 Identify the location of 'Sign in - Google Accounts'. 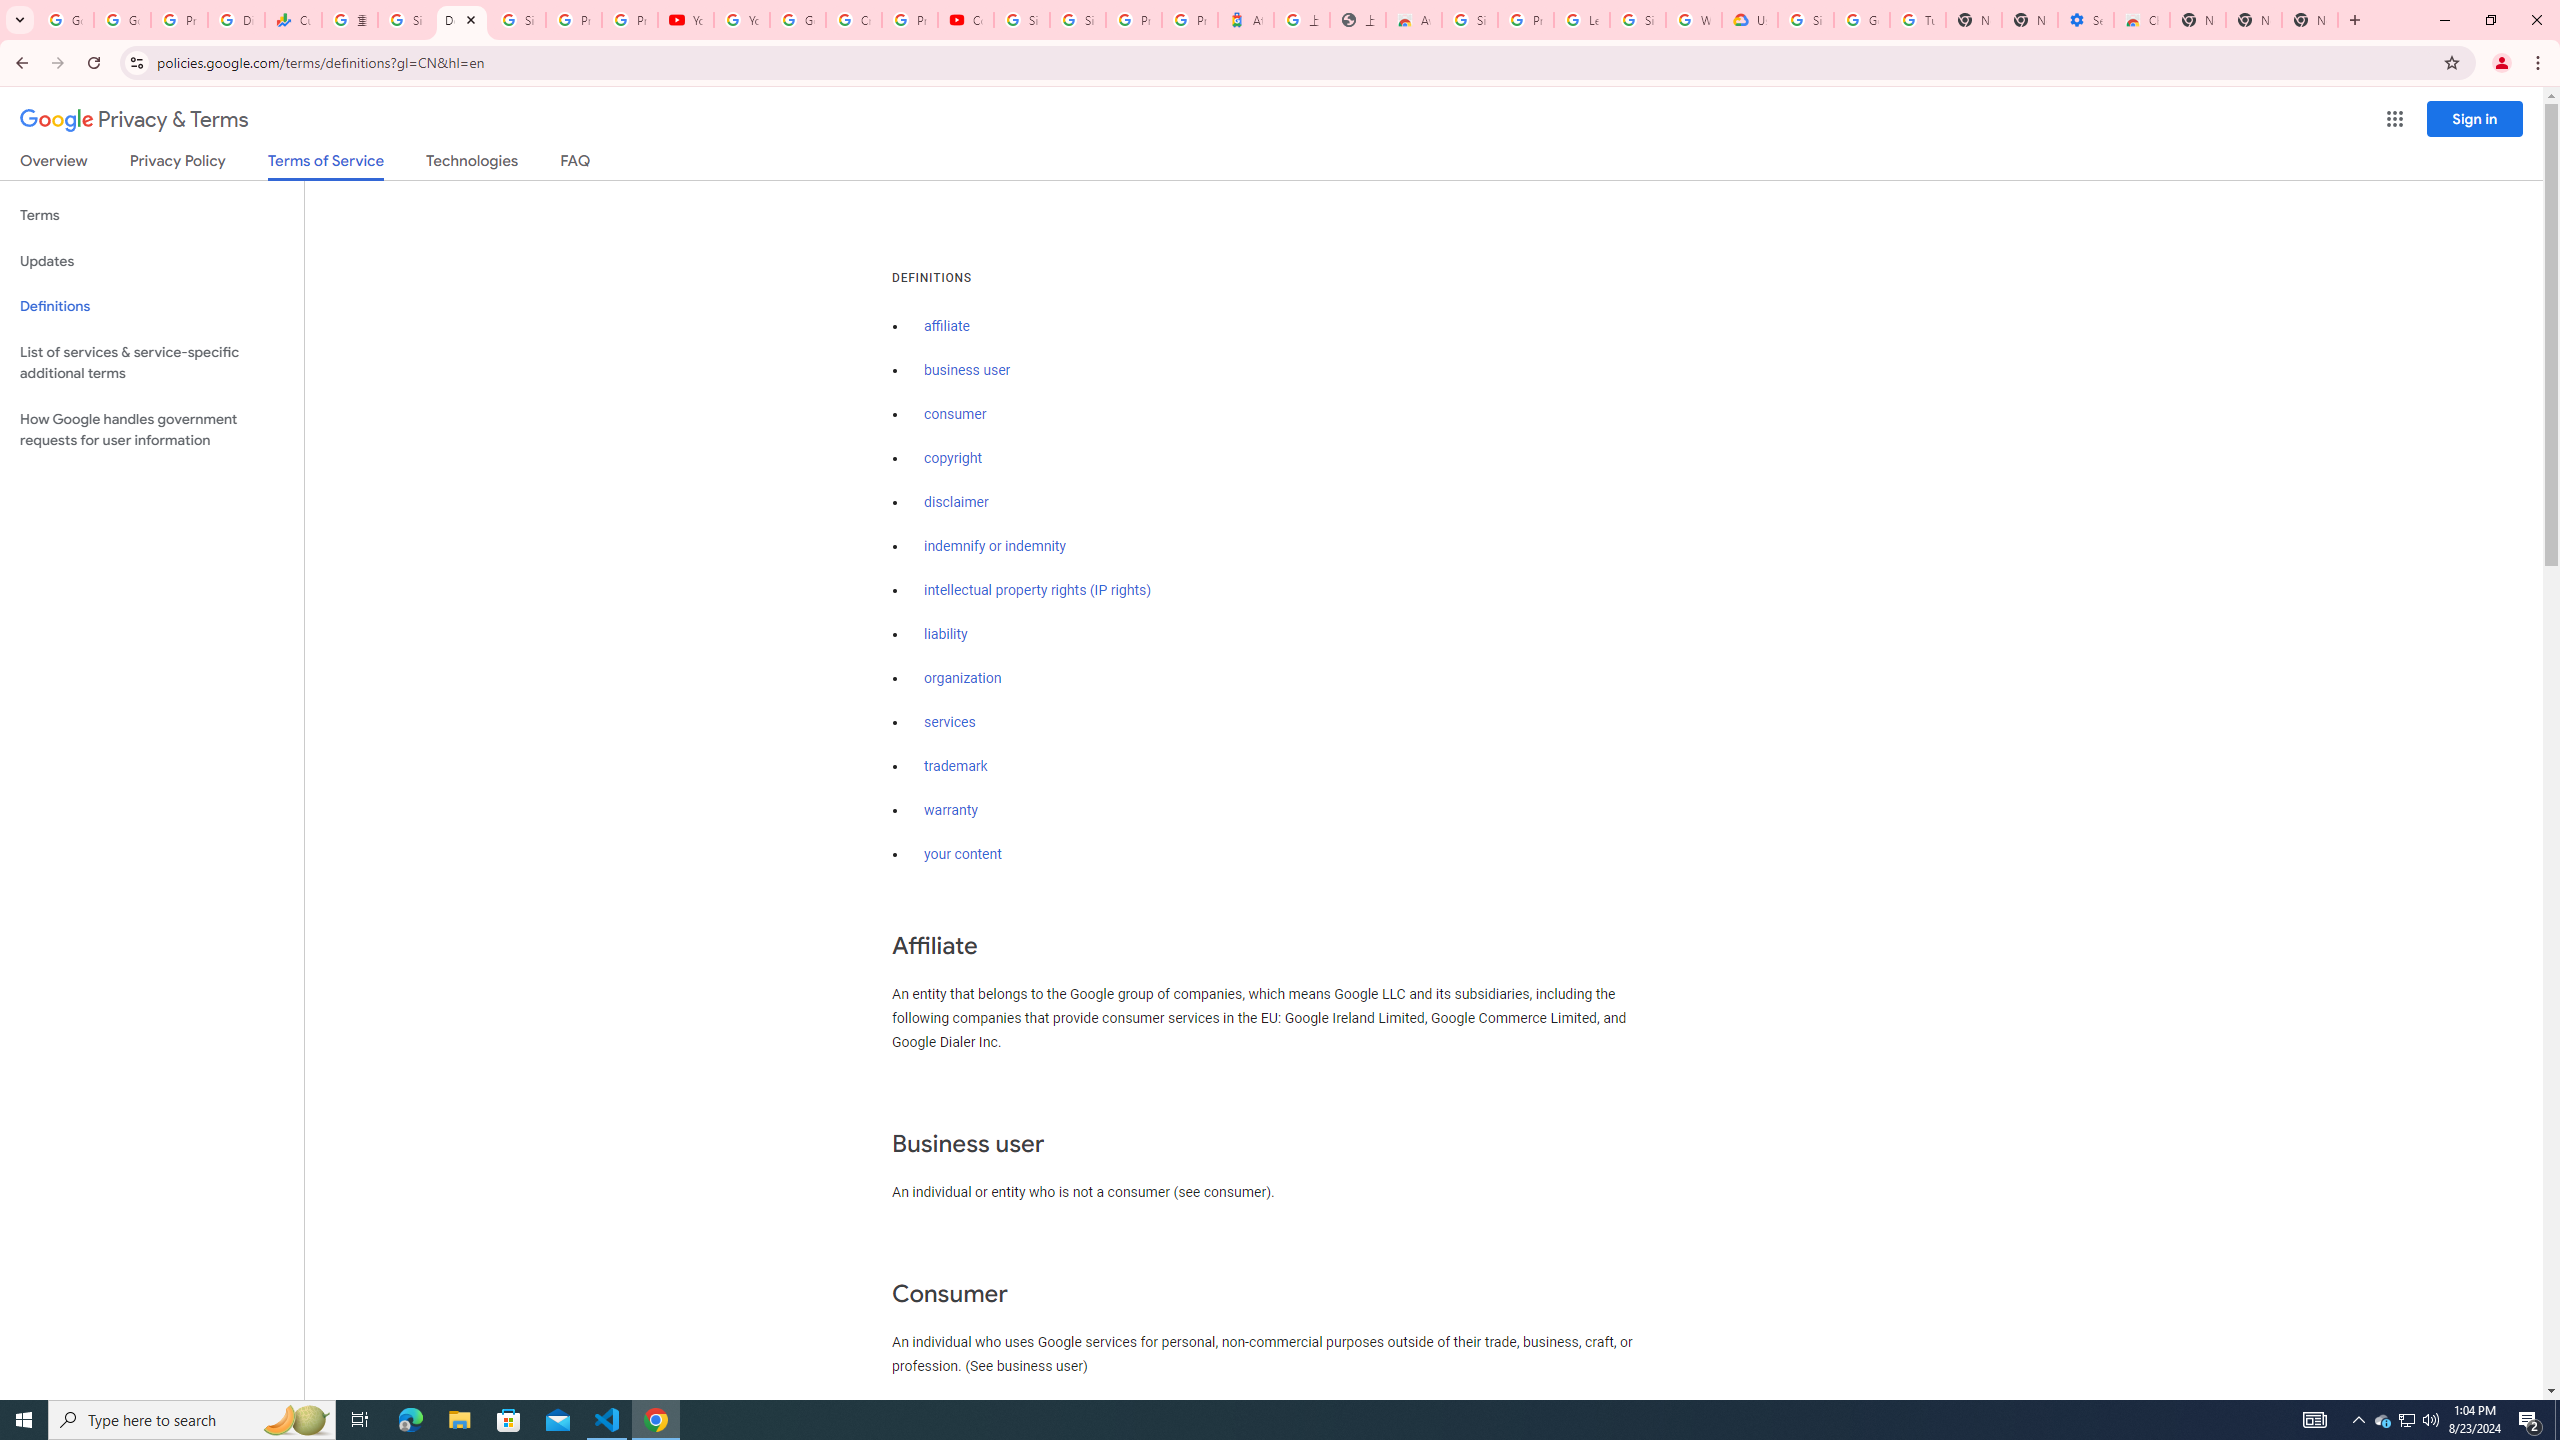
(517, 19).